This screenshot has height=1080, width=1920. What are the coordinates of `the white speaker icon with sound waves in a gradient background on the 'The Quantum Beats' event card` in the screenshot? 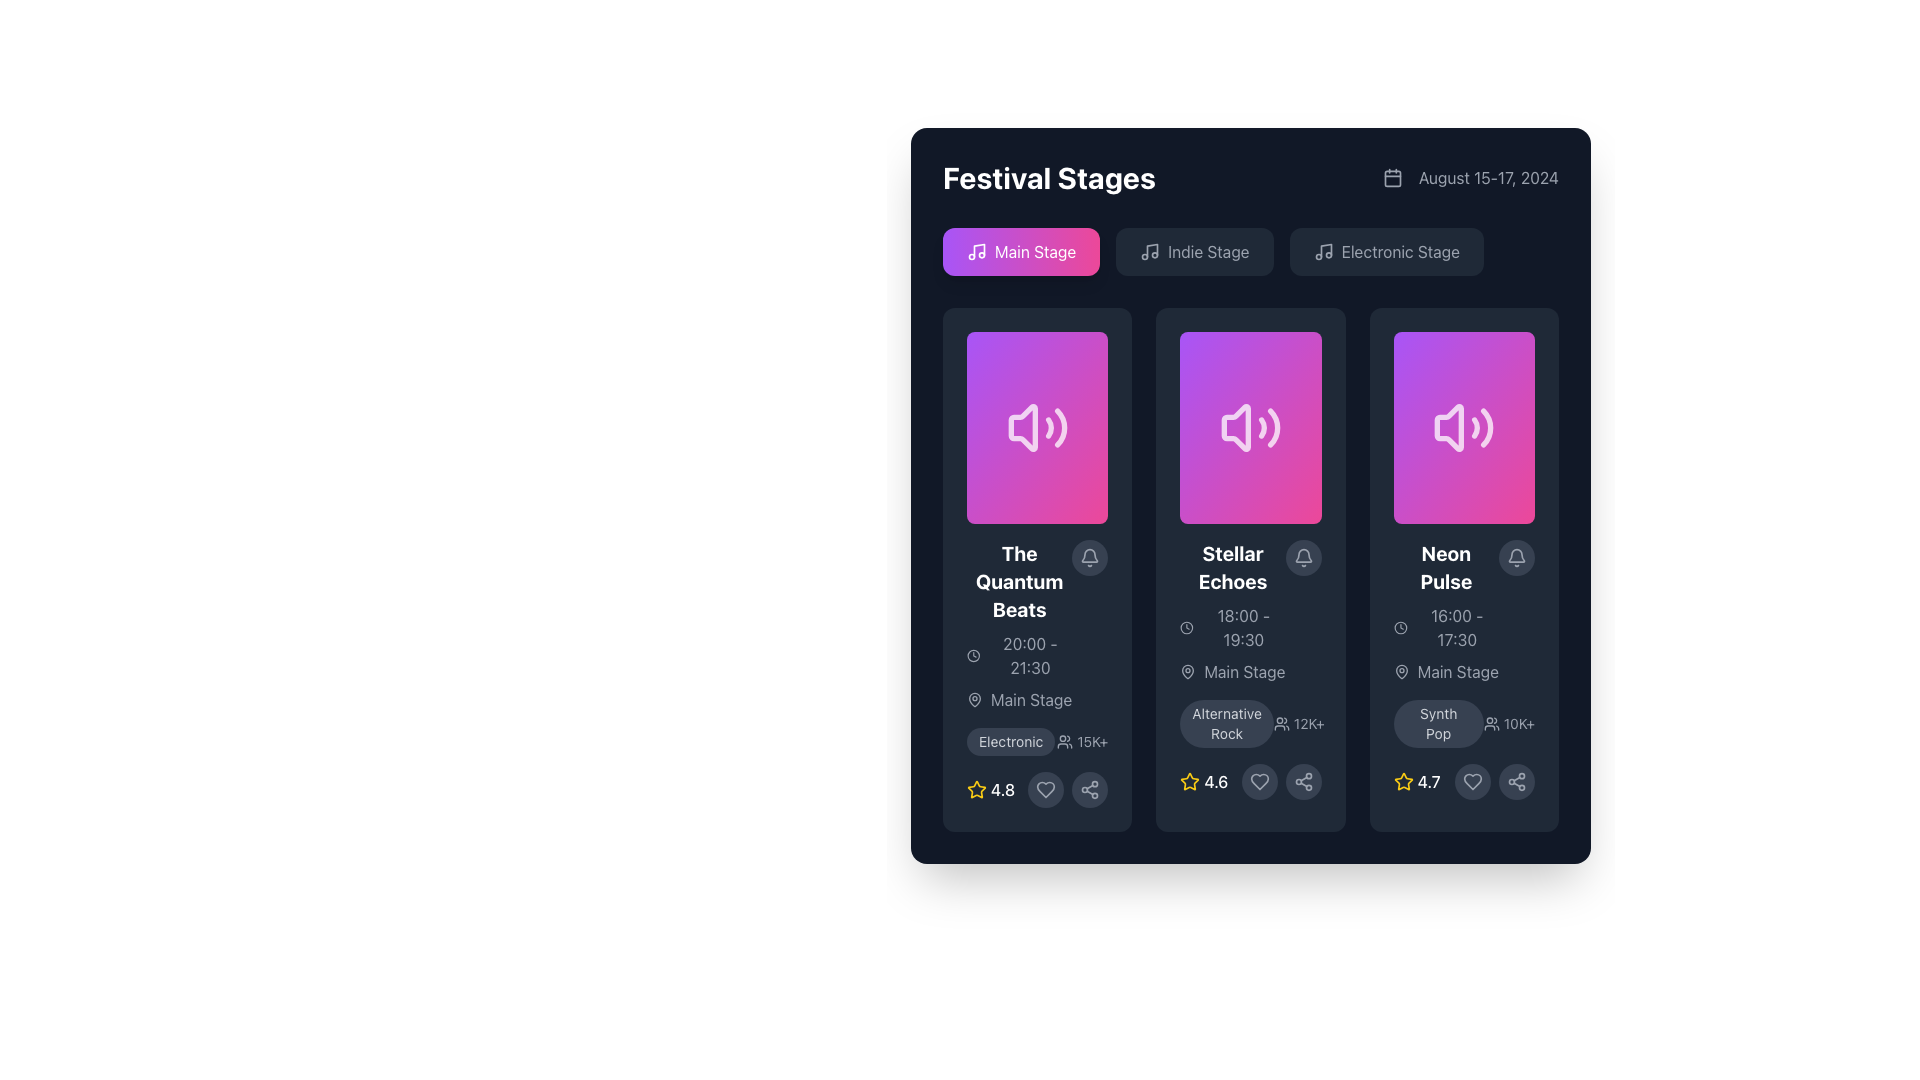 It's located at (1037, 427).